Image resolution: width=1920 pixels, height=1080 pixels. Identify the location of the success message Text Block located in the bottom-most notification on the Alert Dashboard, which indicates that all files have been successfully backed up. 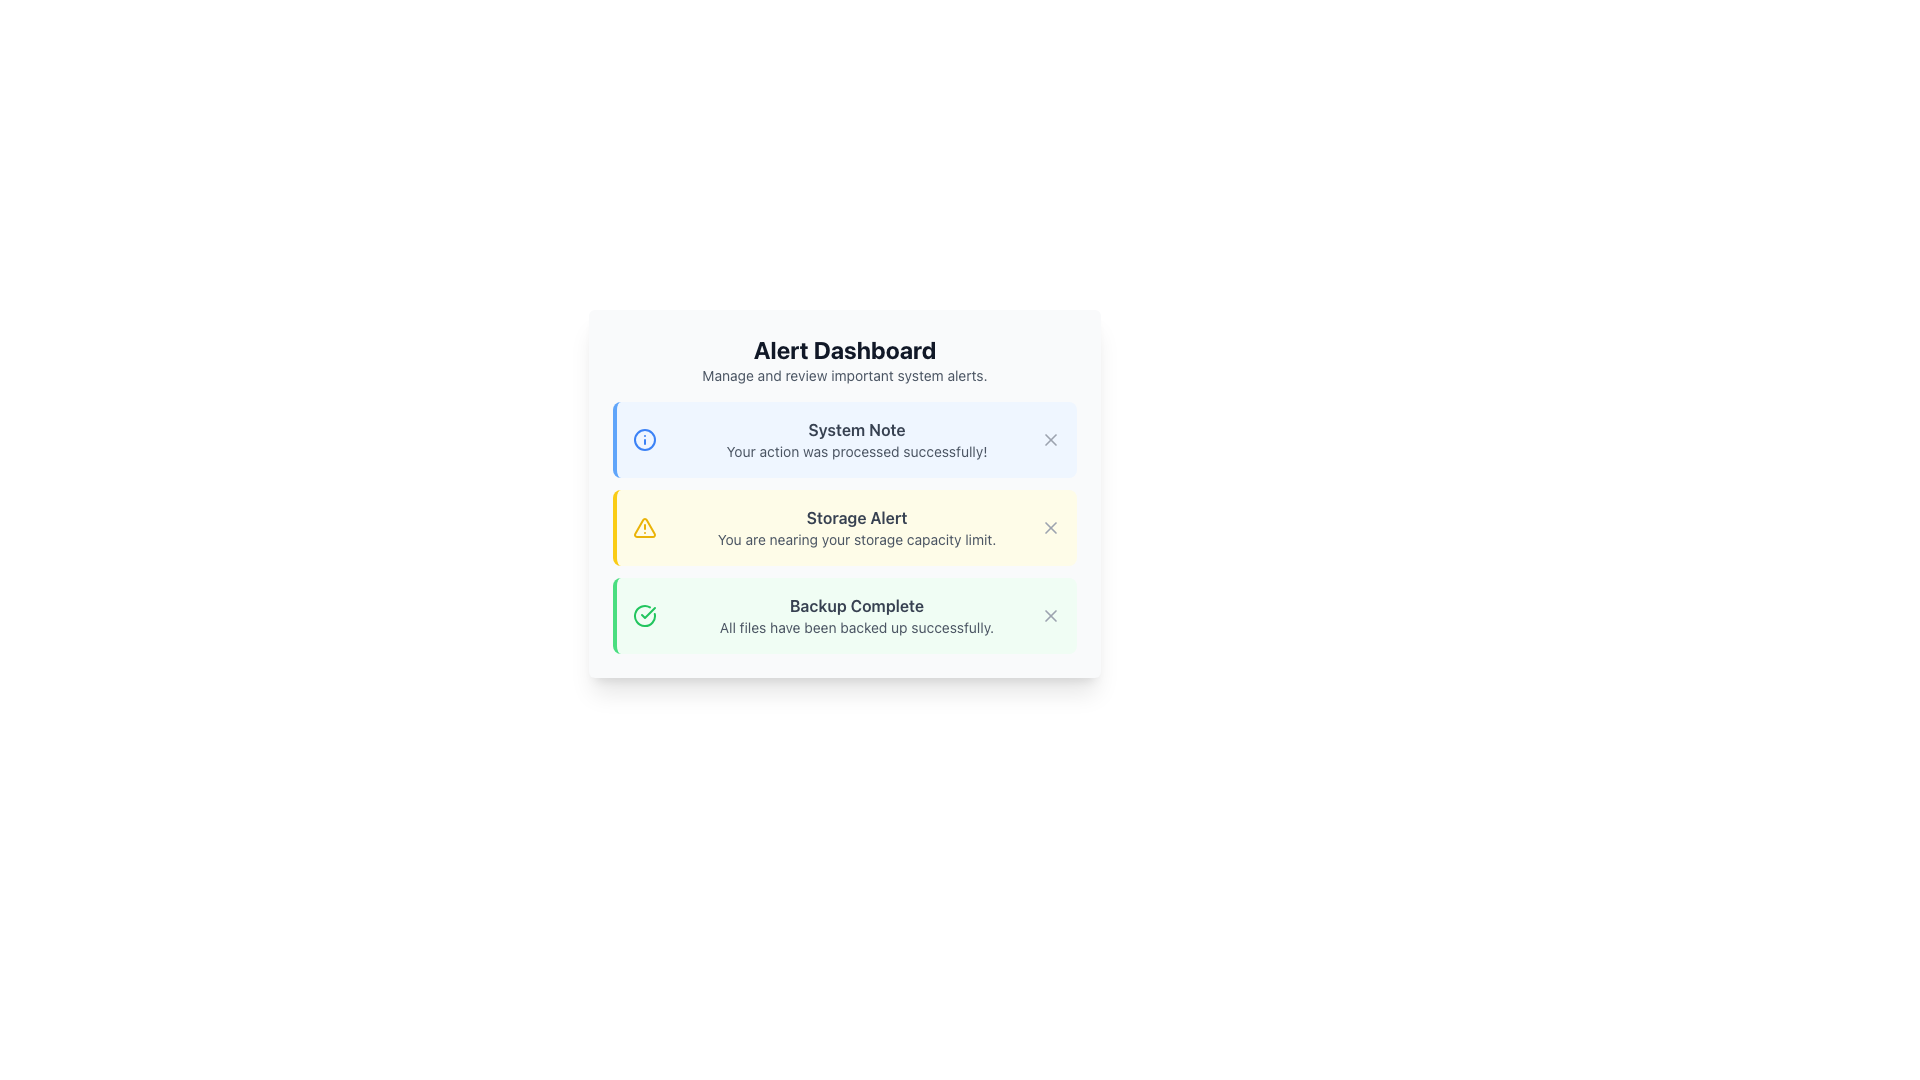
(857, 615).